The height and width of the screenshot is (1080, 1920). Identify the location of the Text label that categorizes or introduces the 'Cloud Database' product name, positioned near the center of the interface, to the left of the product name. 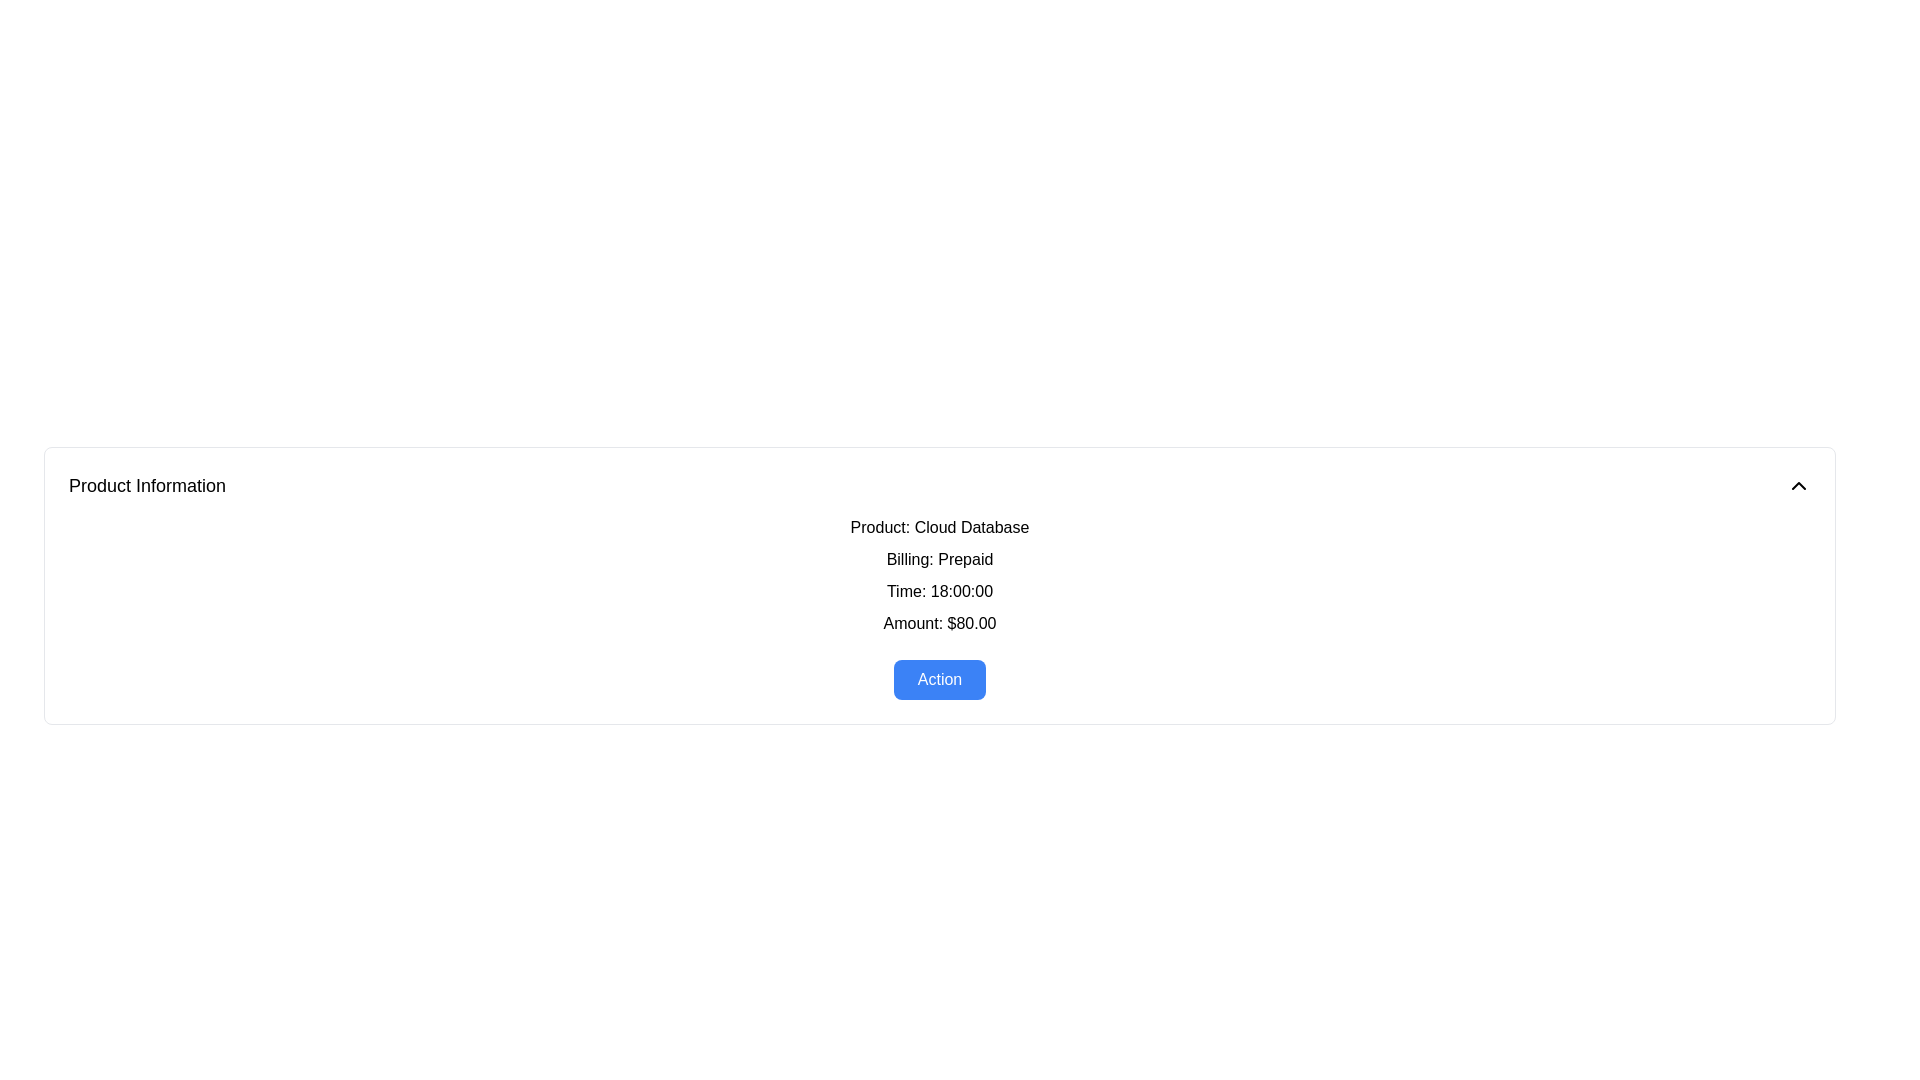
(880, 526).